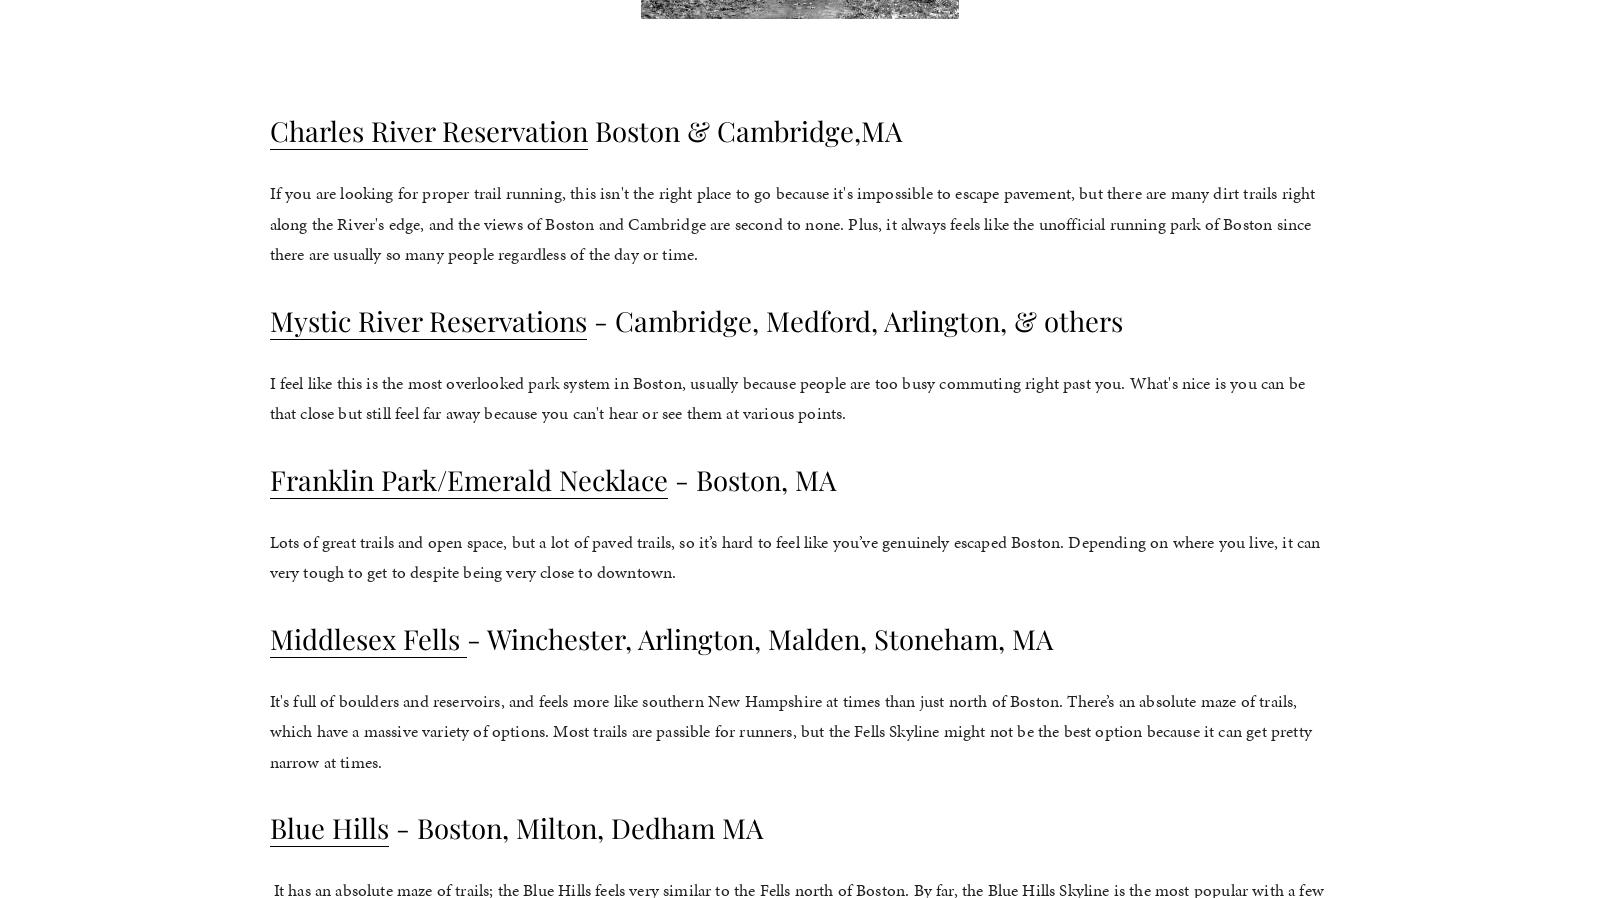 The height and width of the screenshot is (898, 1600). What do you see at coordinates (467, 477) in the screenshot?
I see `'Franklin Park/Emerald Necklace'` at bounding box center [467, 477].